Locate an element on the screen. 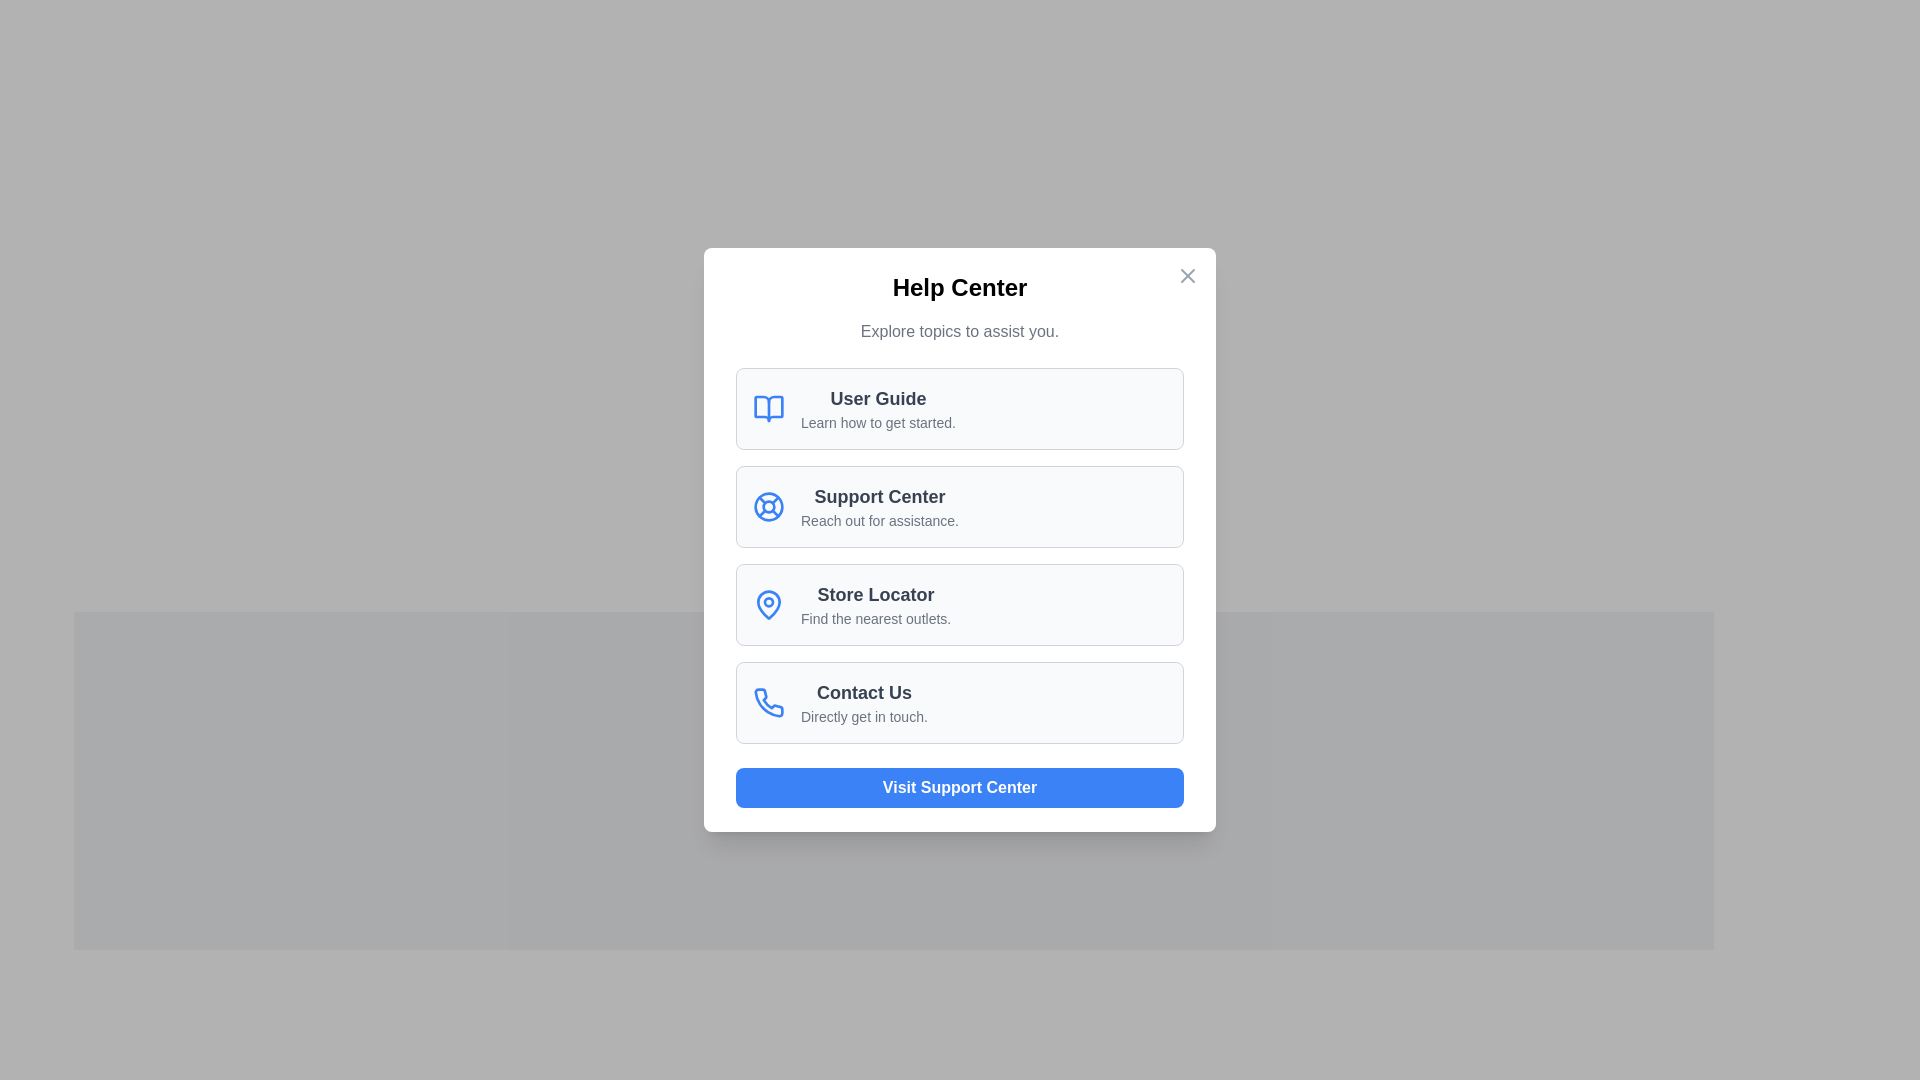  the rectangular button labeled 'Visit Support Center' to change its background color to a darker blue is located at coordinates (960, 786).